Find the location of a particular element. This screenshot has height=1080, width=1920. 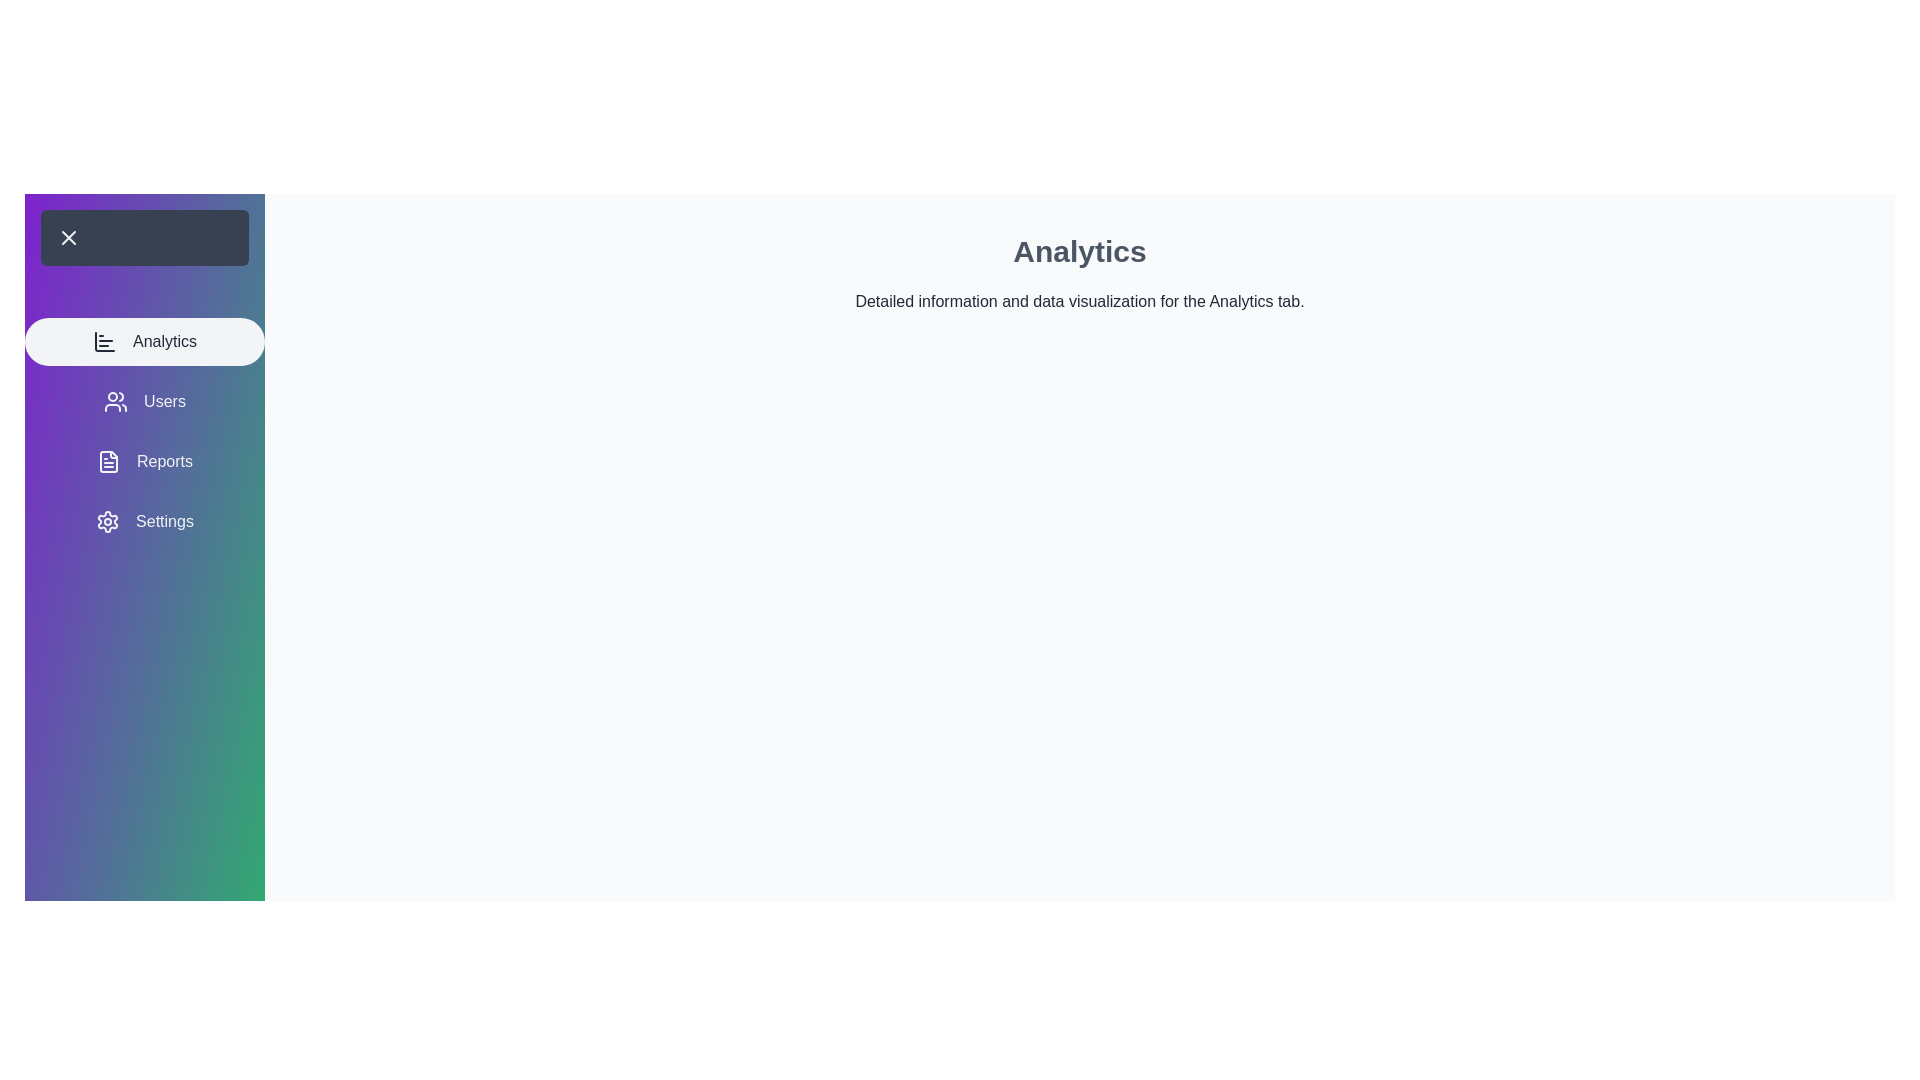

toggle button at the top of the drawer to change its state is located at coordinates (143, 237).